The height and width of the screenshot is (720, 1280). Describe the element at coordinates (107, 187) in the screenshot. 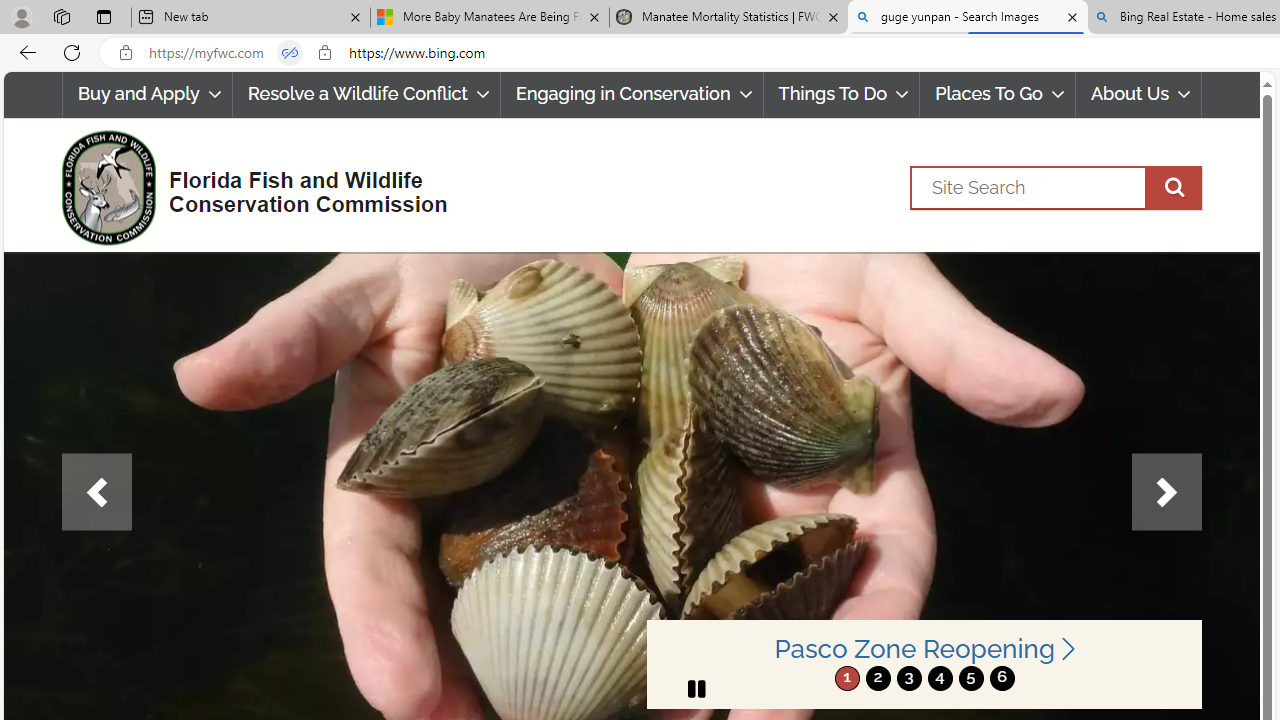

I see `'FWC Logo'` at that location.